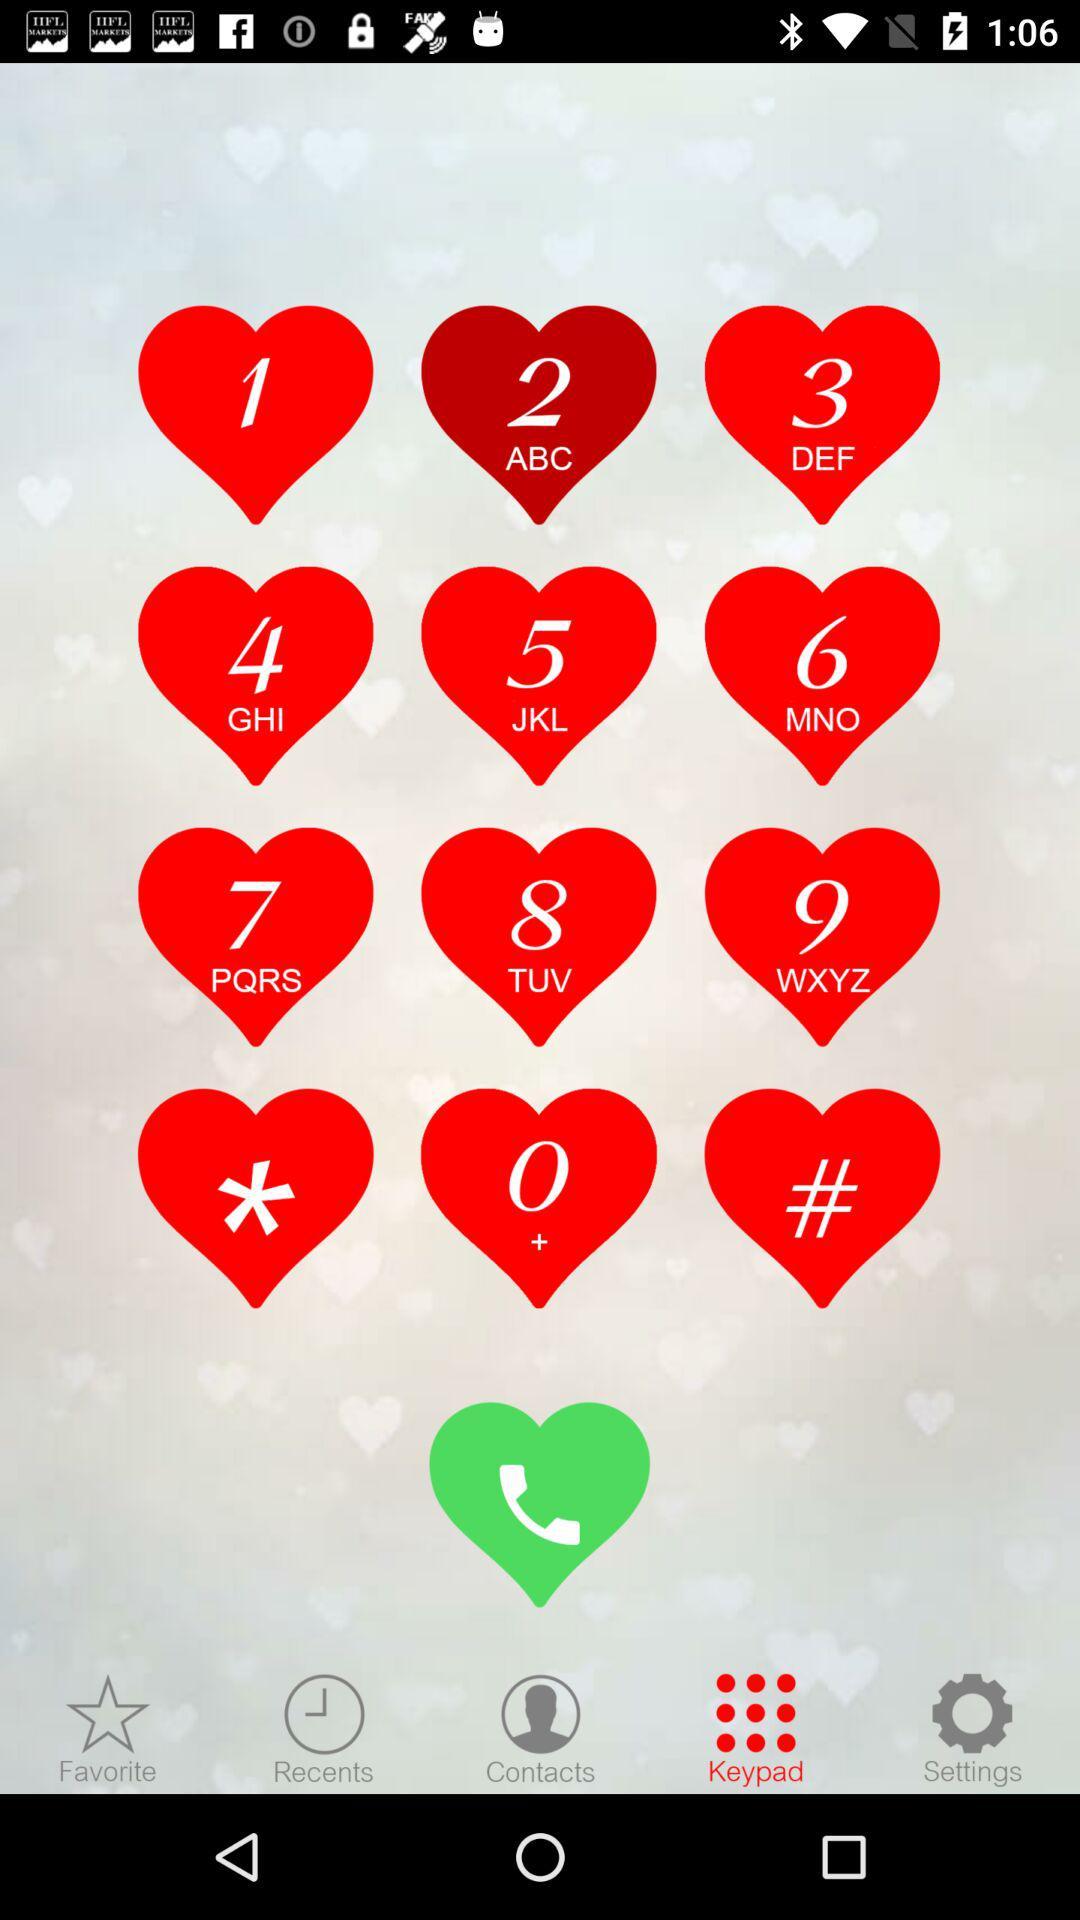  Describe the element at coordinates (971, 1728) in the screenshot. I see `the settings icon` at that location.